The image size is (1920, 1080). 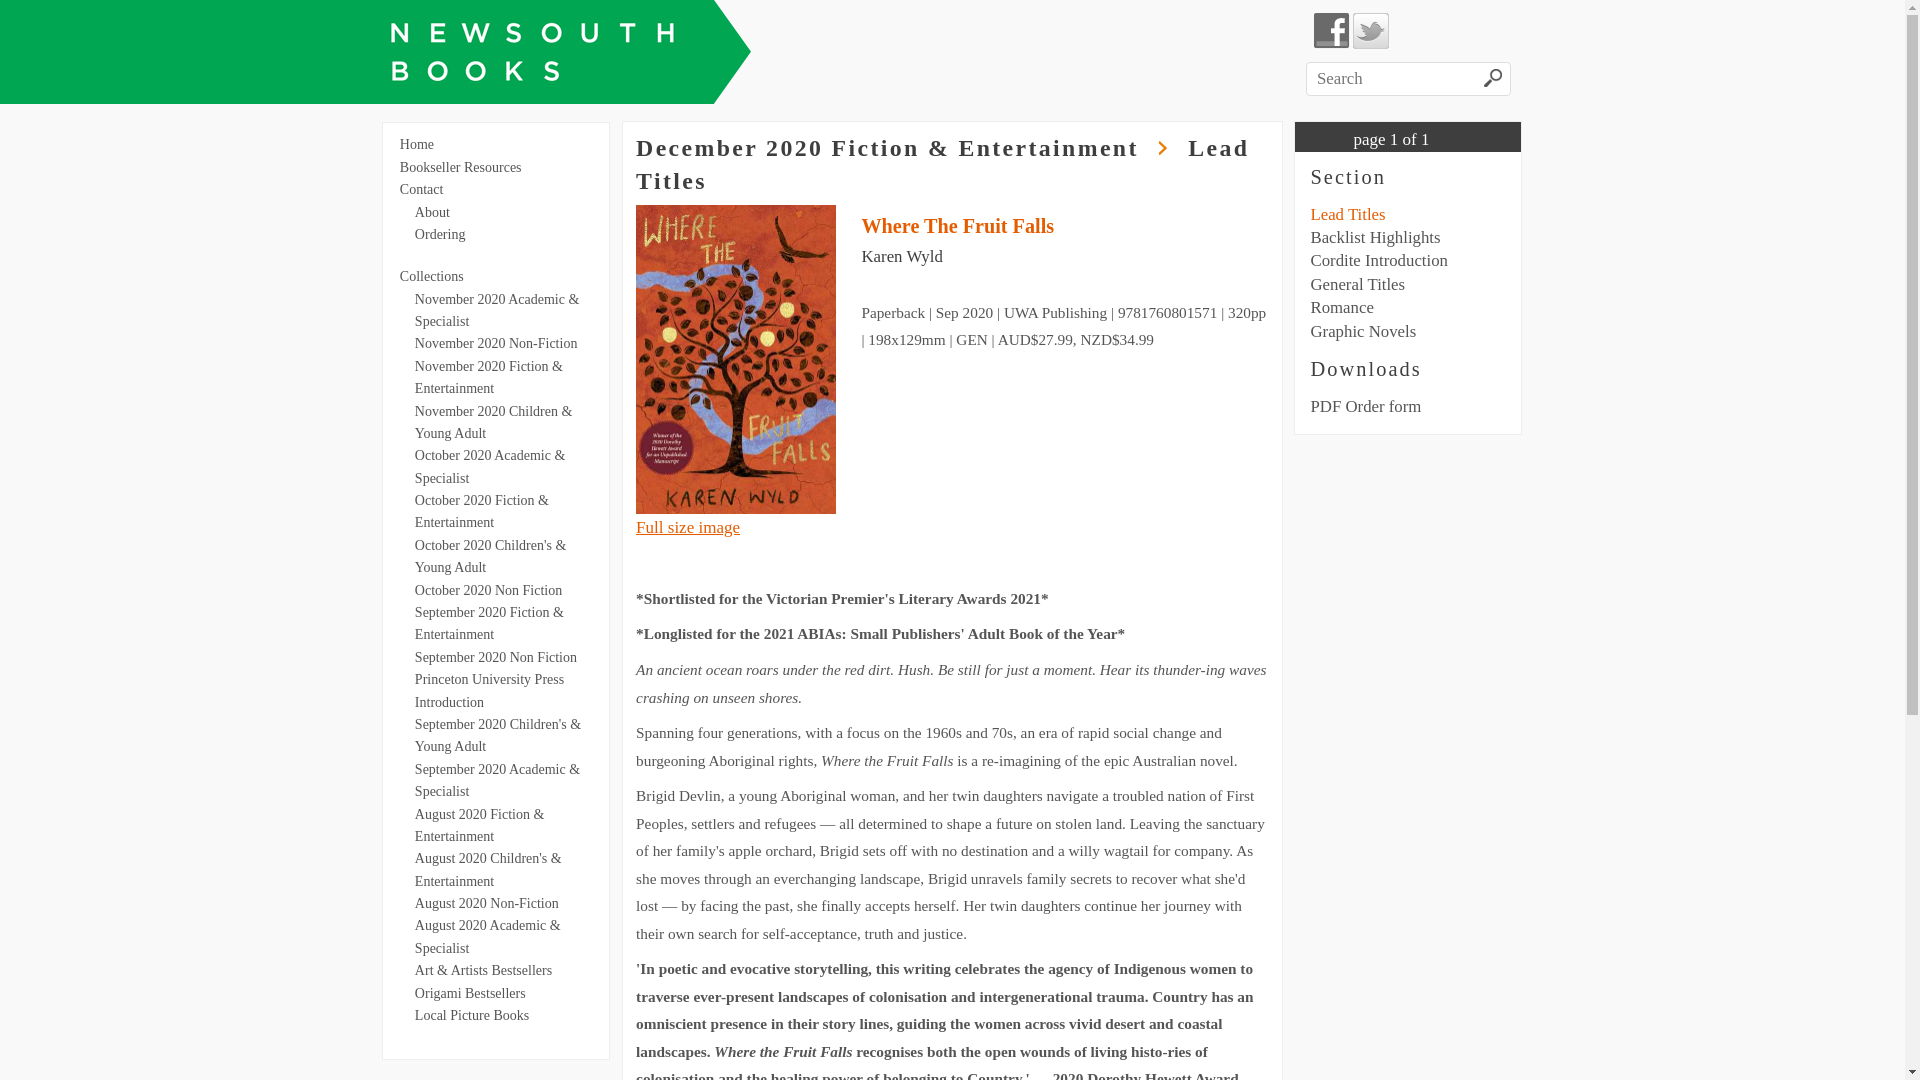 I want to click on 'Lead Titles', so click(x=1347, y=214).